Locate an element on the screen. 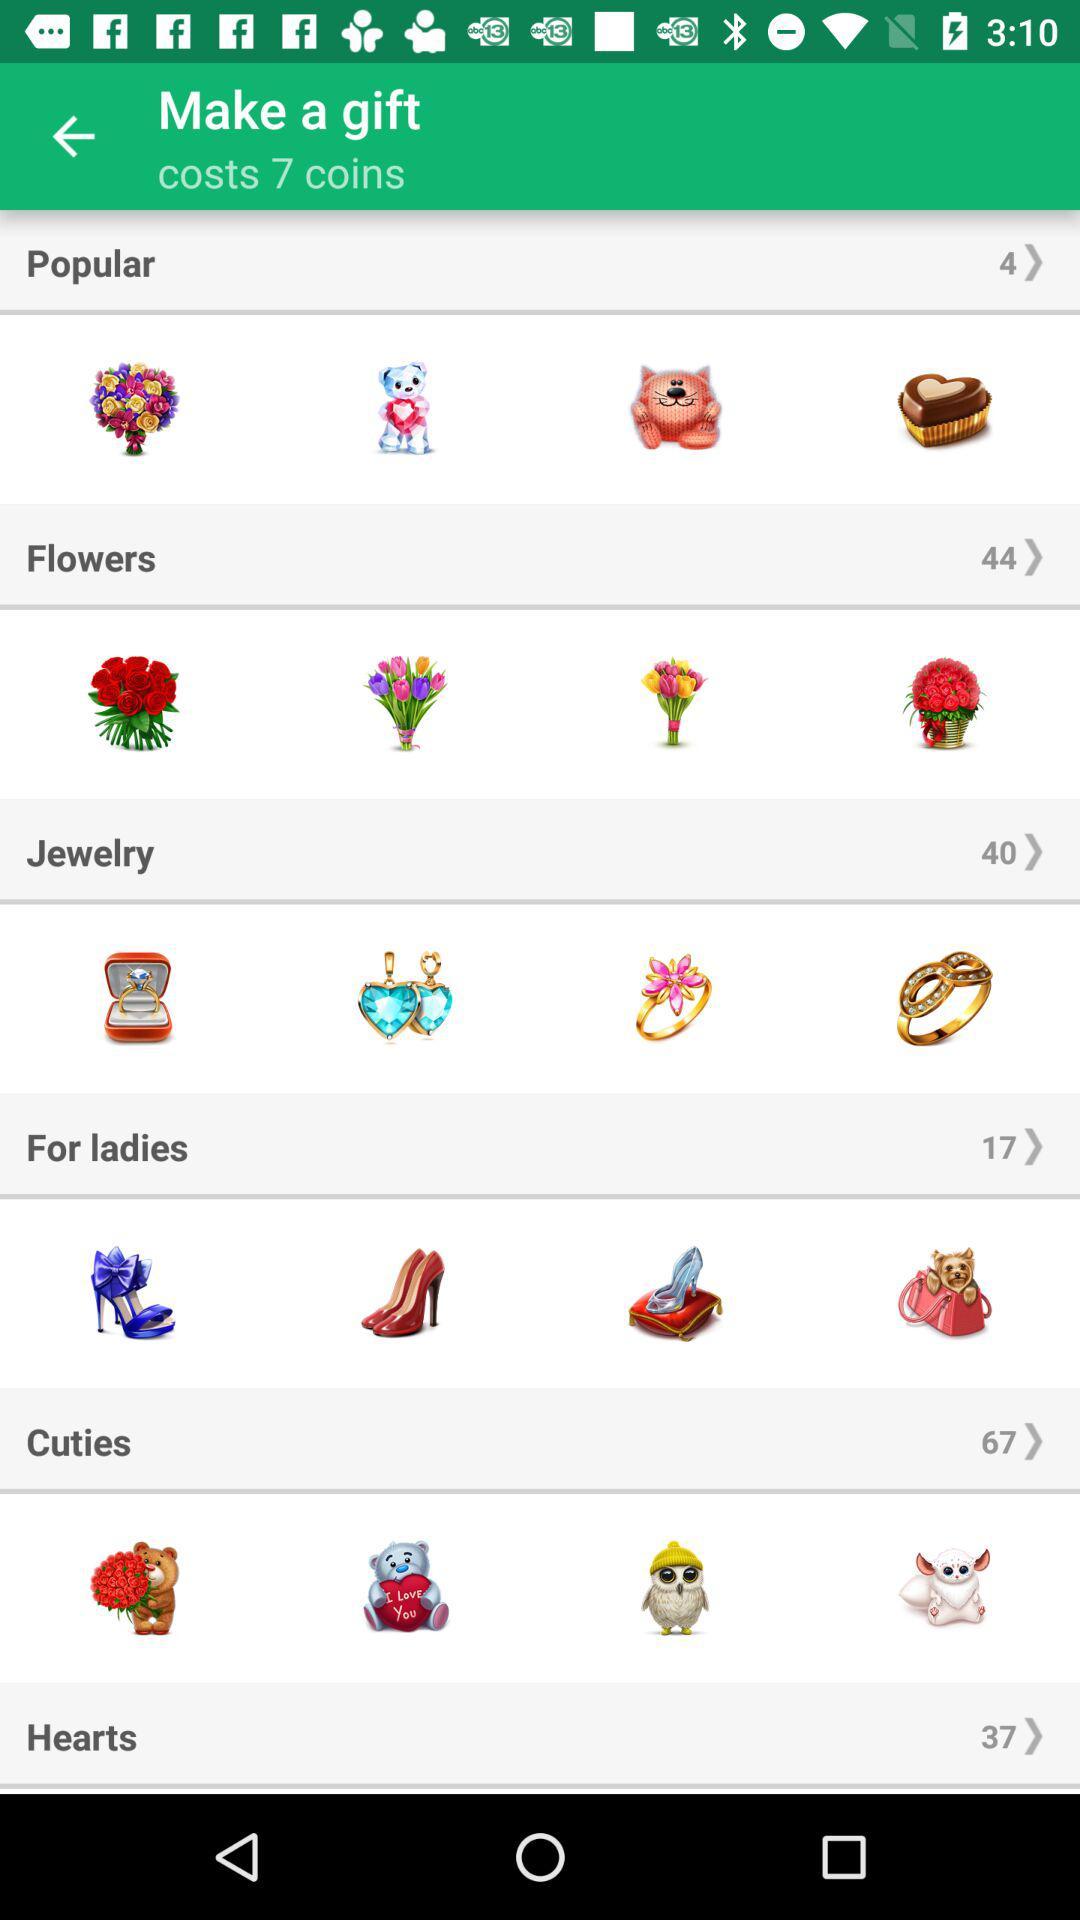 The image size is (1080, 1920). cutie is located at coordinates (405, 1587).